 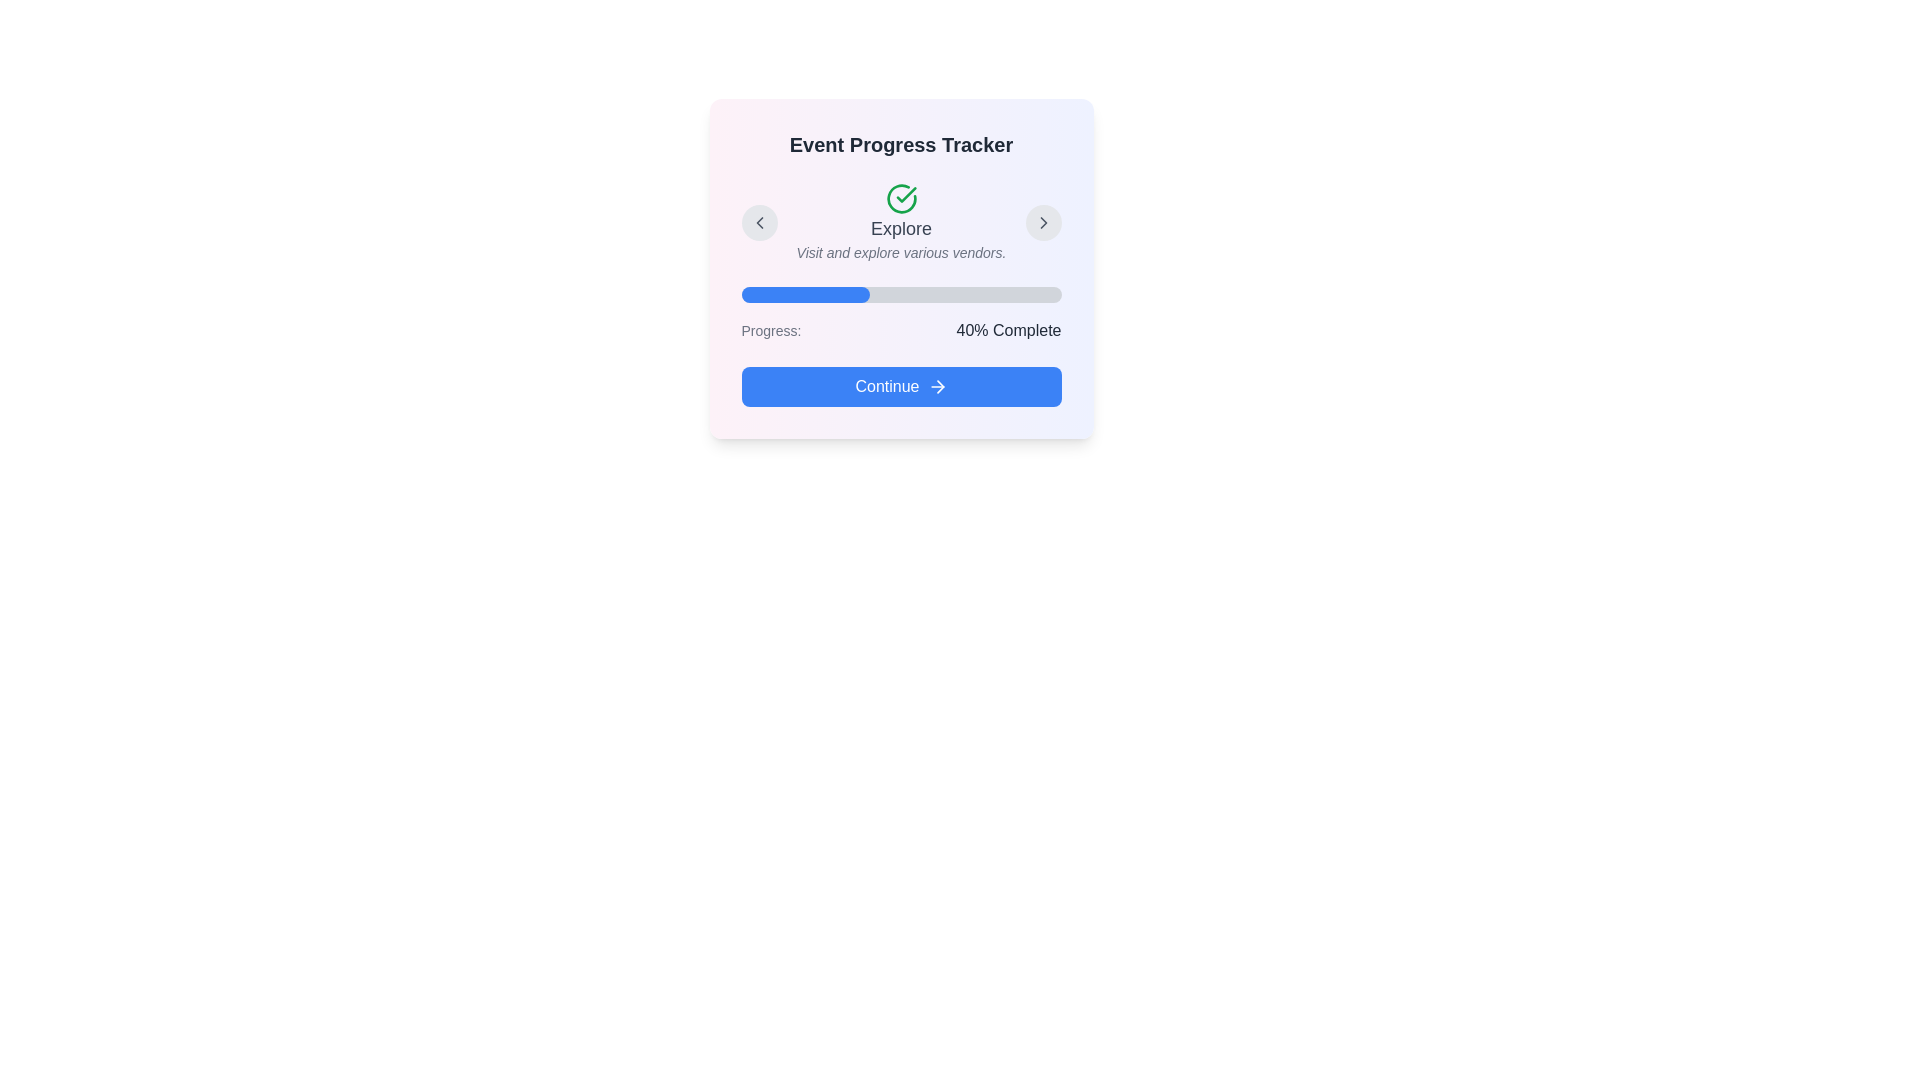 What do you see at coordinates (900, 223) in the screenshot?
I see `the descriptive text of the compound element containing the navigational control, check icon, and text 'Explore' and 'Visit and explore various vendors.'` at bounding box center [900, 223].